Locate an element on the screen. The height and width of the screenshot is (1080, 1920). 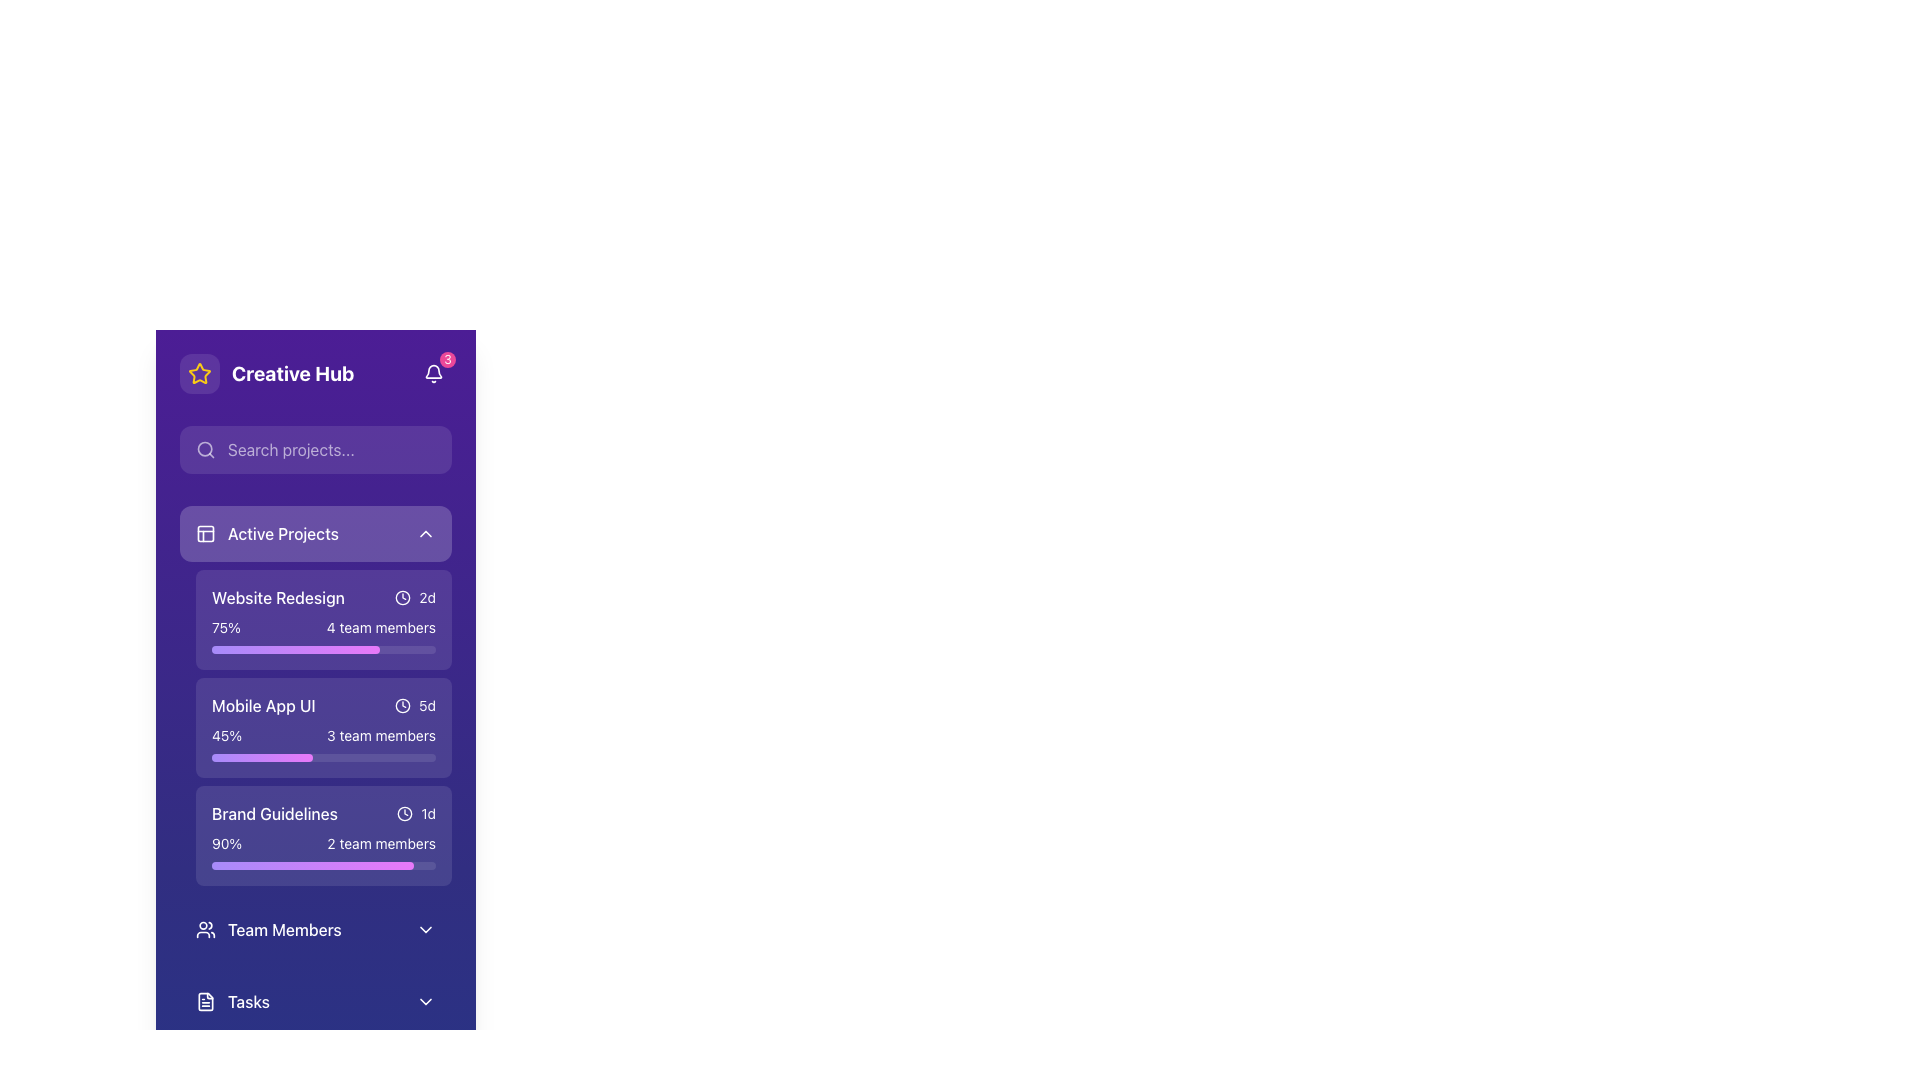
the 'Active Projects' collapsible header is located at coordinates (315, 532).